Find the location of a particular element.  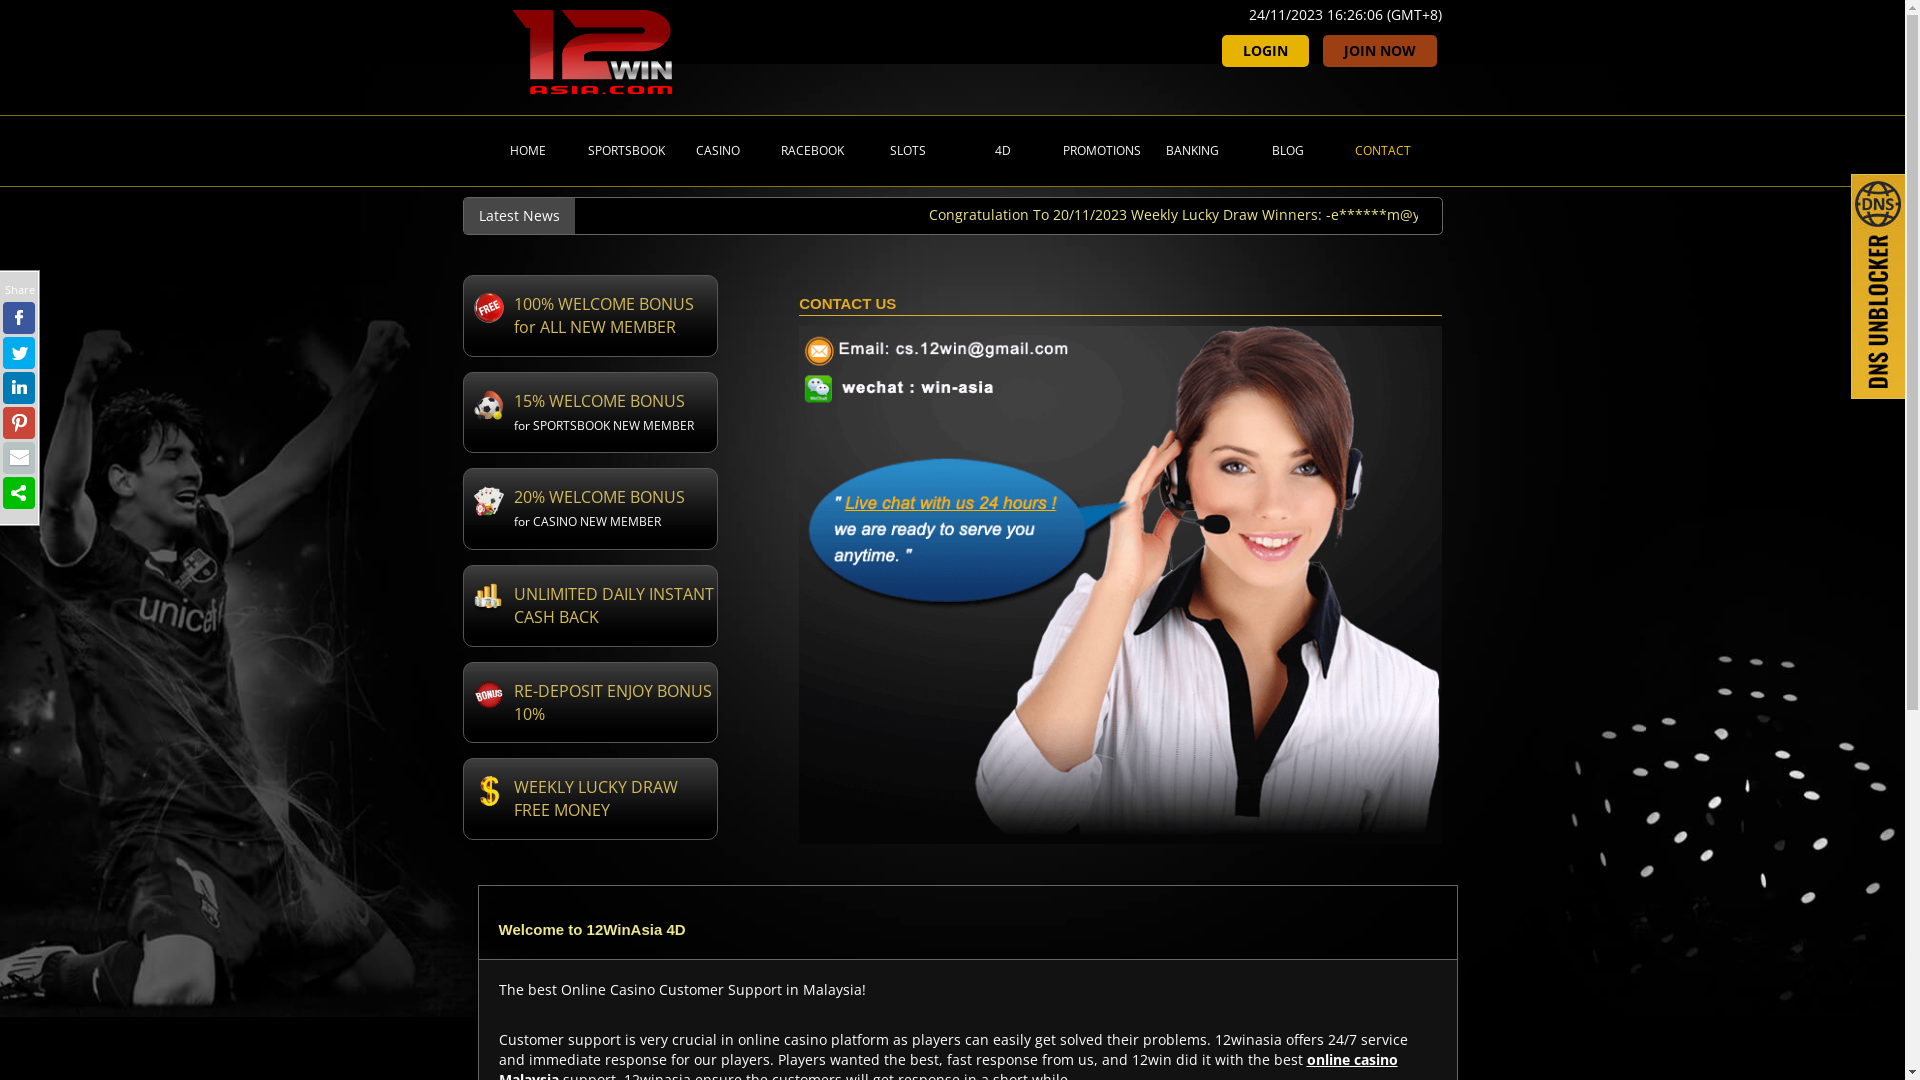

'CONTACT' is located at coordinates (1331, 149).